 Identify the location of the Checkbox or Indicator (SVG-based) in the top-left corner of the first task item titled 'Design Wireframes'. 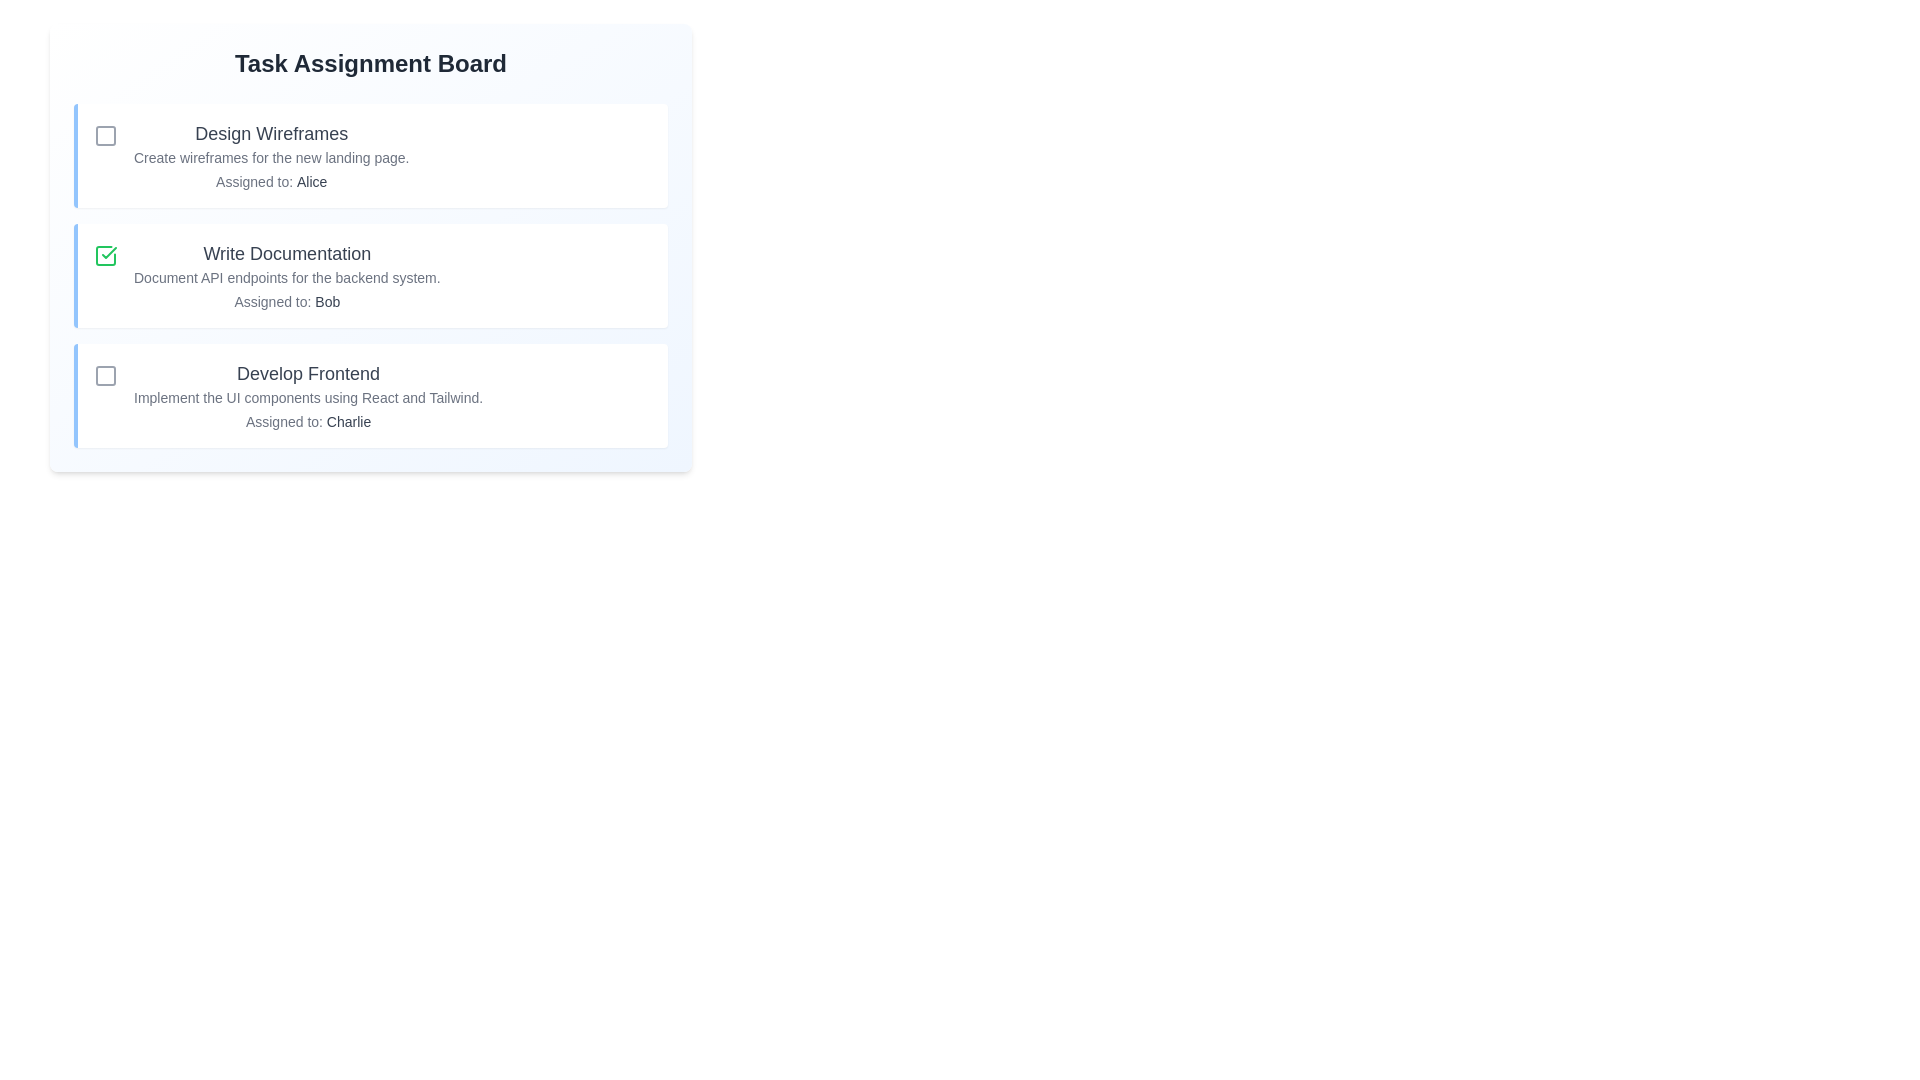
(104, 135).